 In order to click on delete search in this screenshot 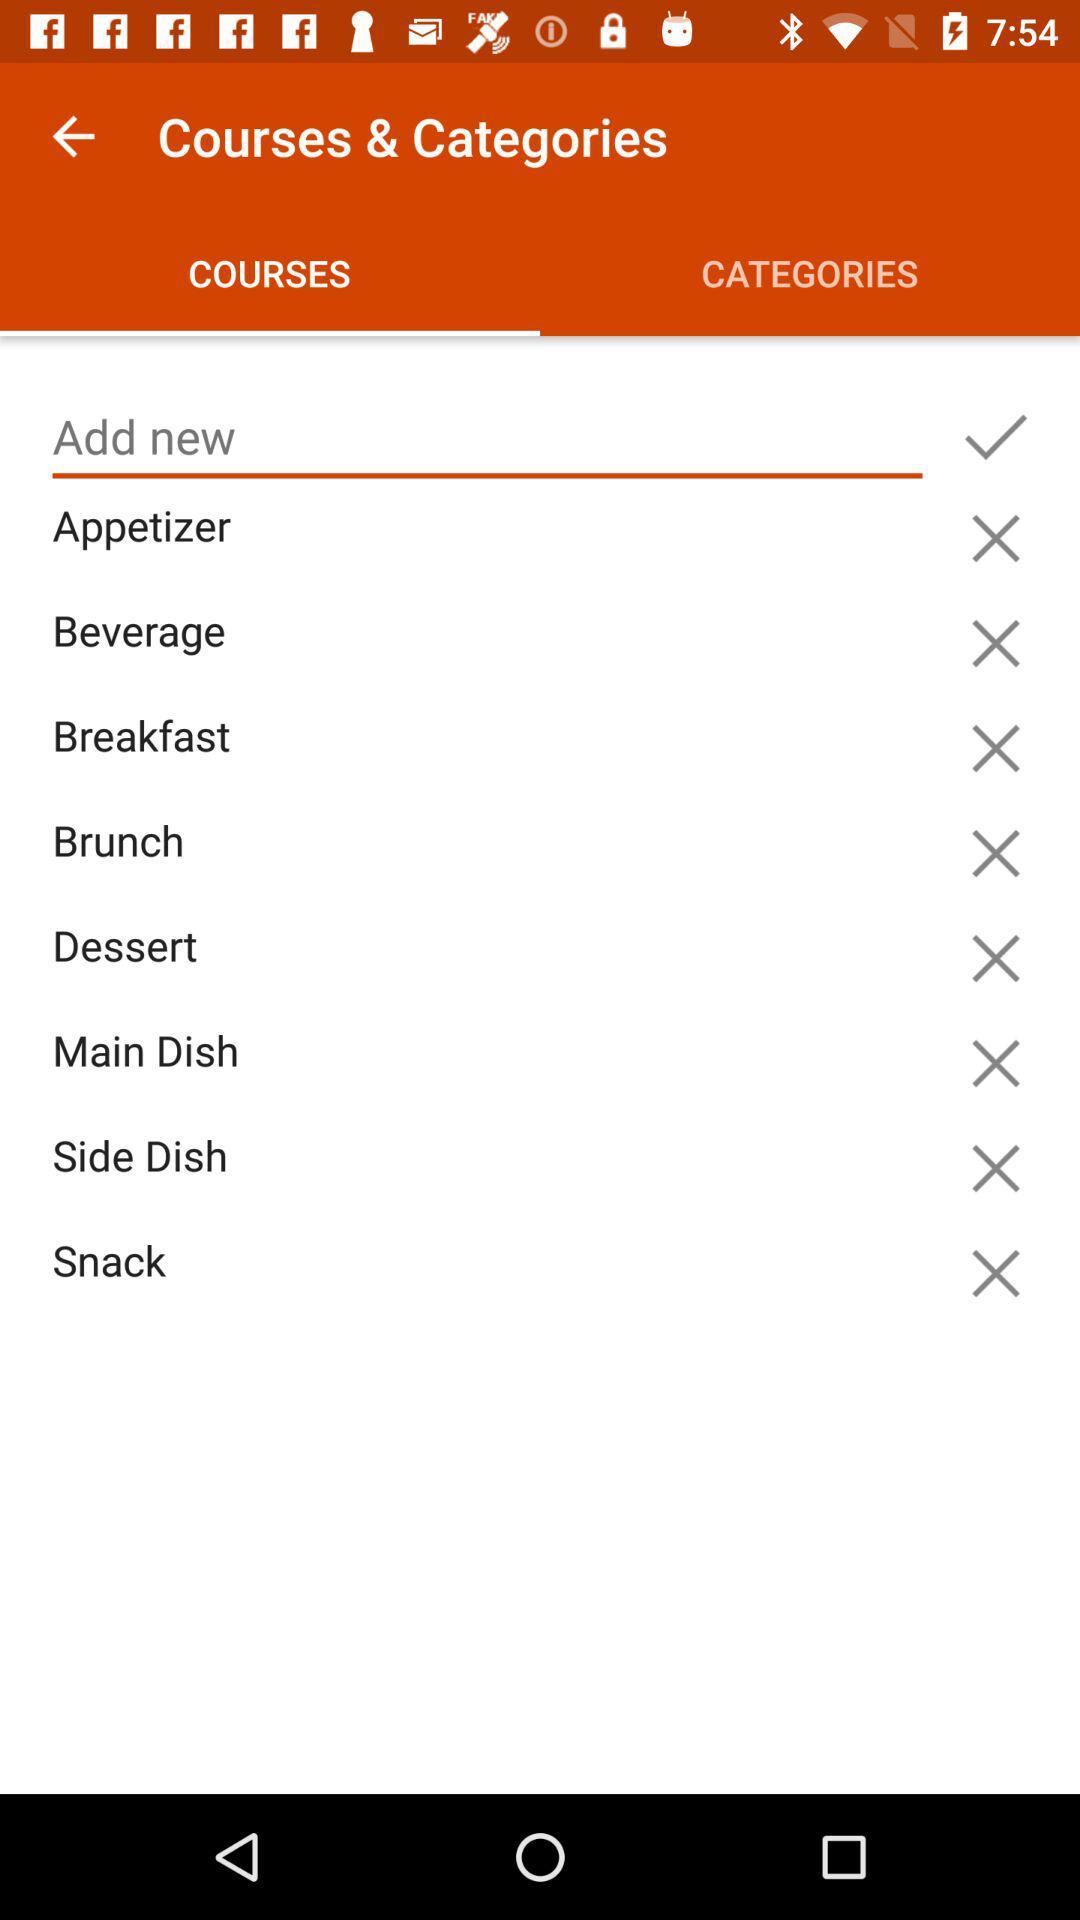, I will do `click(995, 1062)`.